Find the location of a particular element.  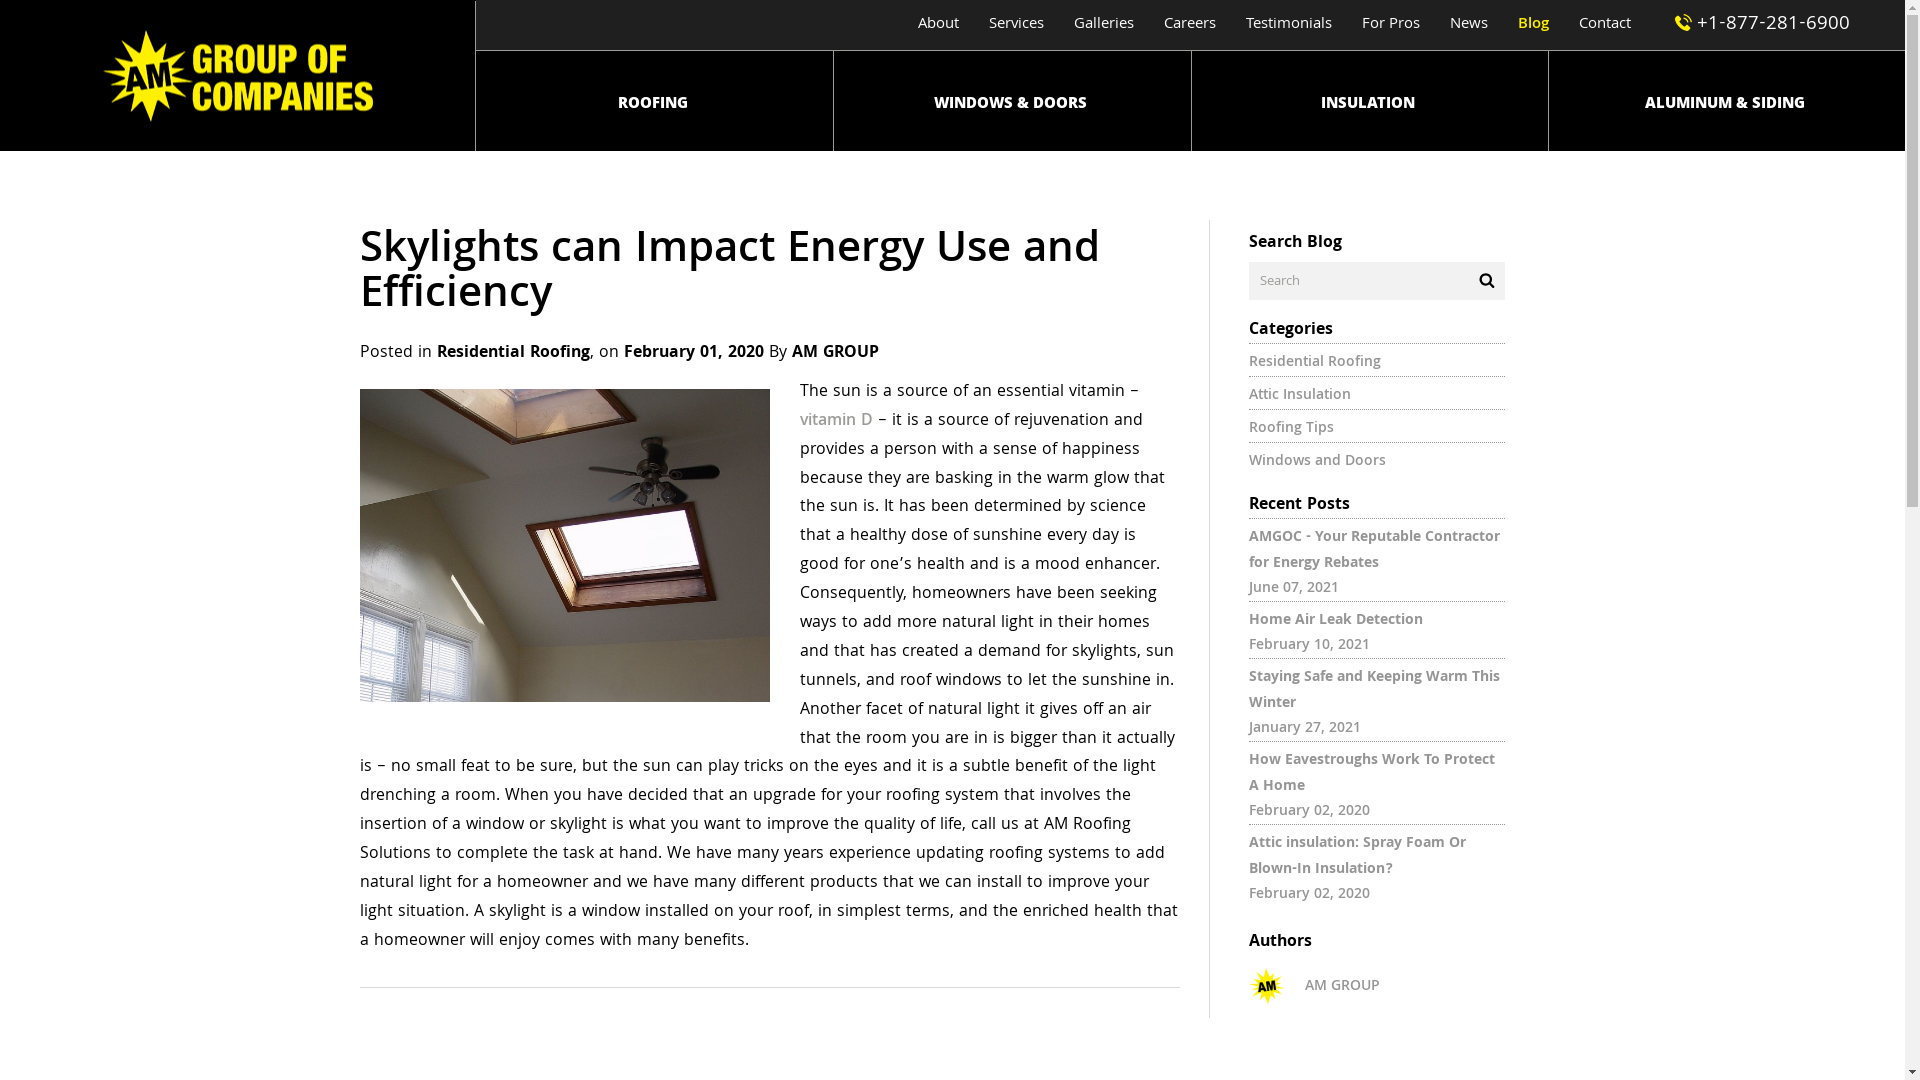

'Services' is located at coordinates (974, 24).